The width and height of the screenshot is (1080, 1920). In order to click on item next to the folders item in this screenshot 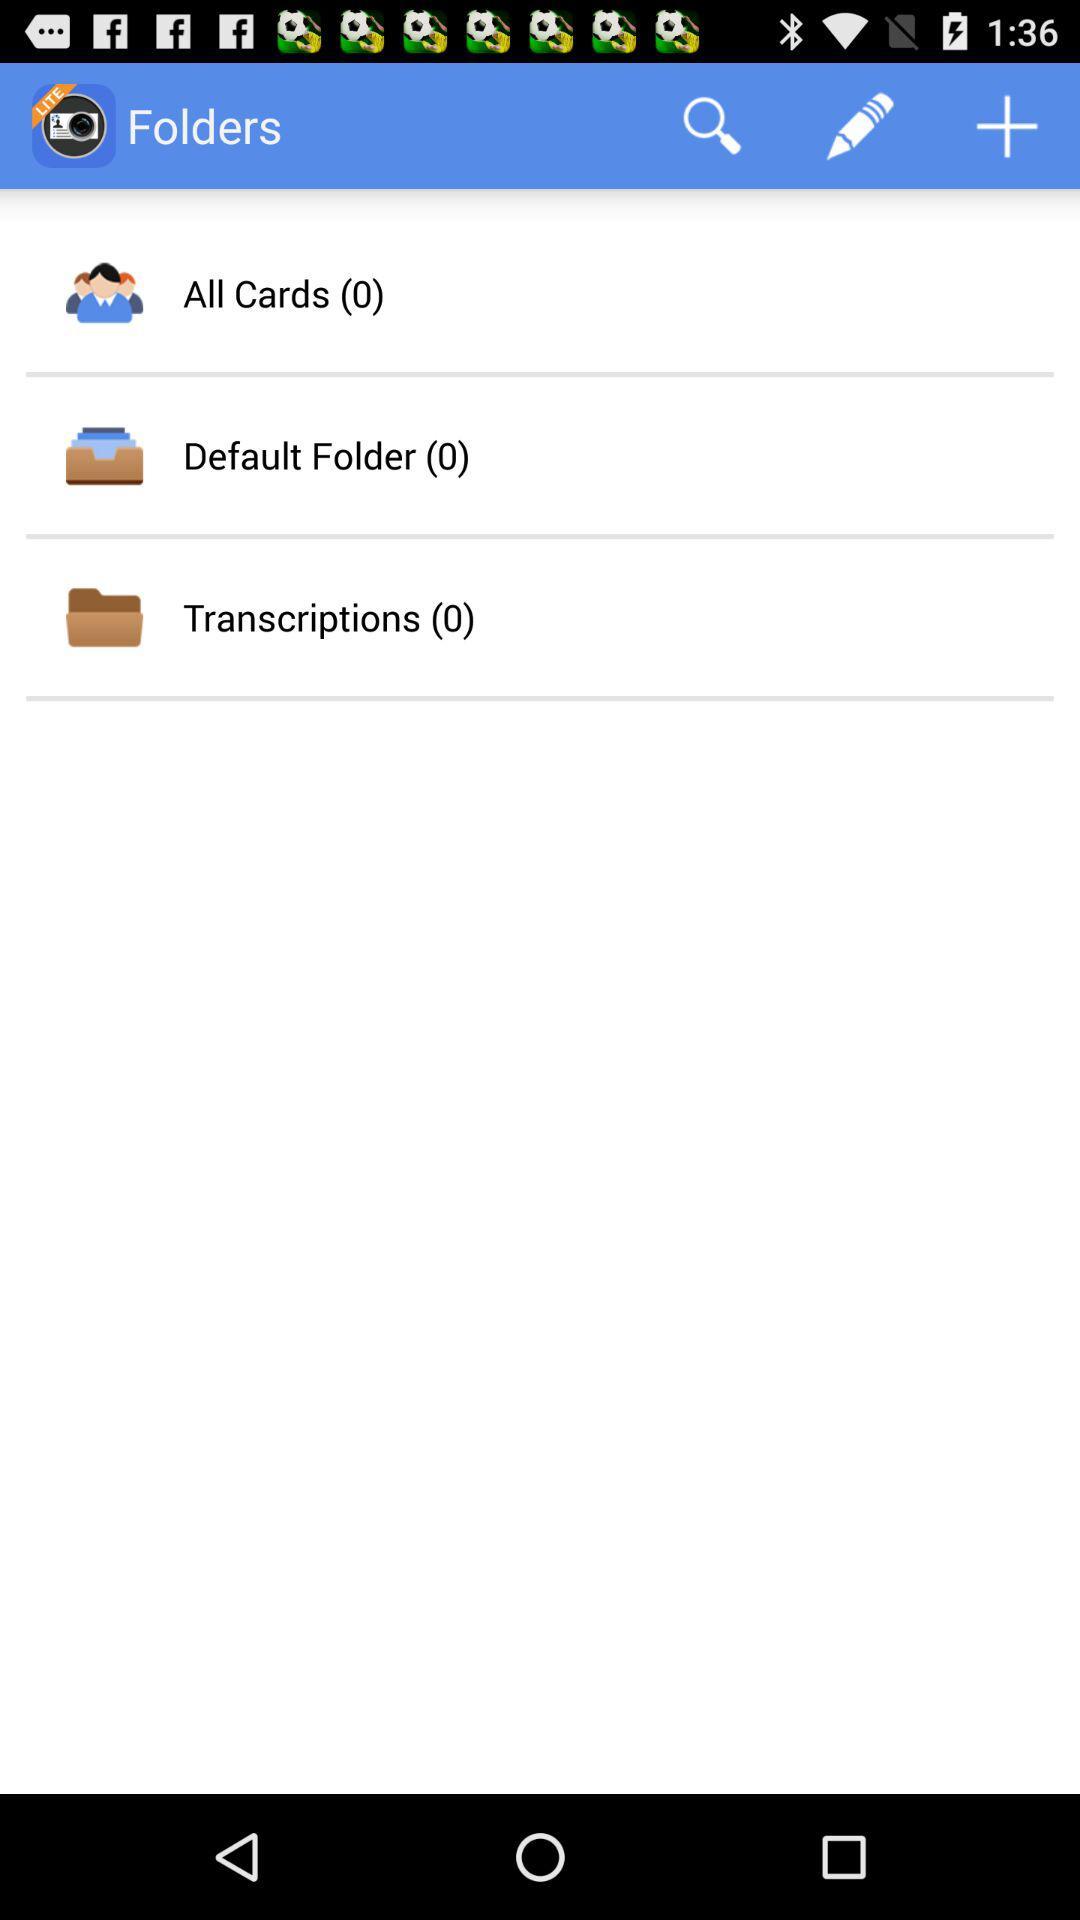, I will do `click(711, 124)`.